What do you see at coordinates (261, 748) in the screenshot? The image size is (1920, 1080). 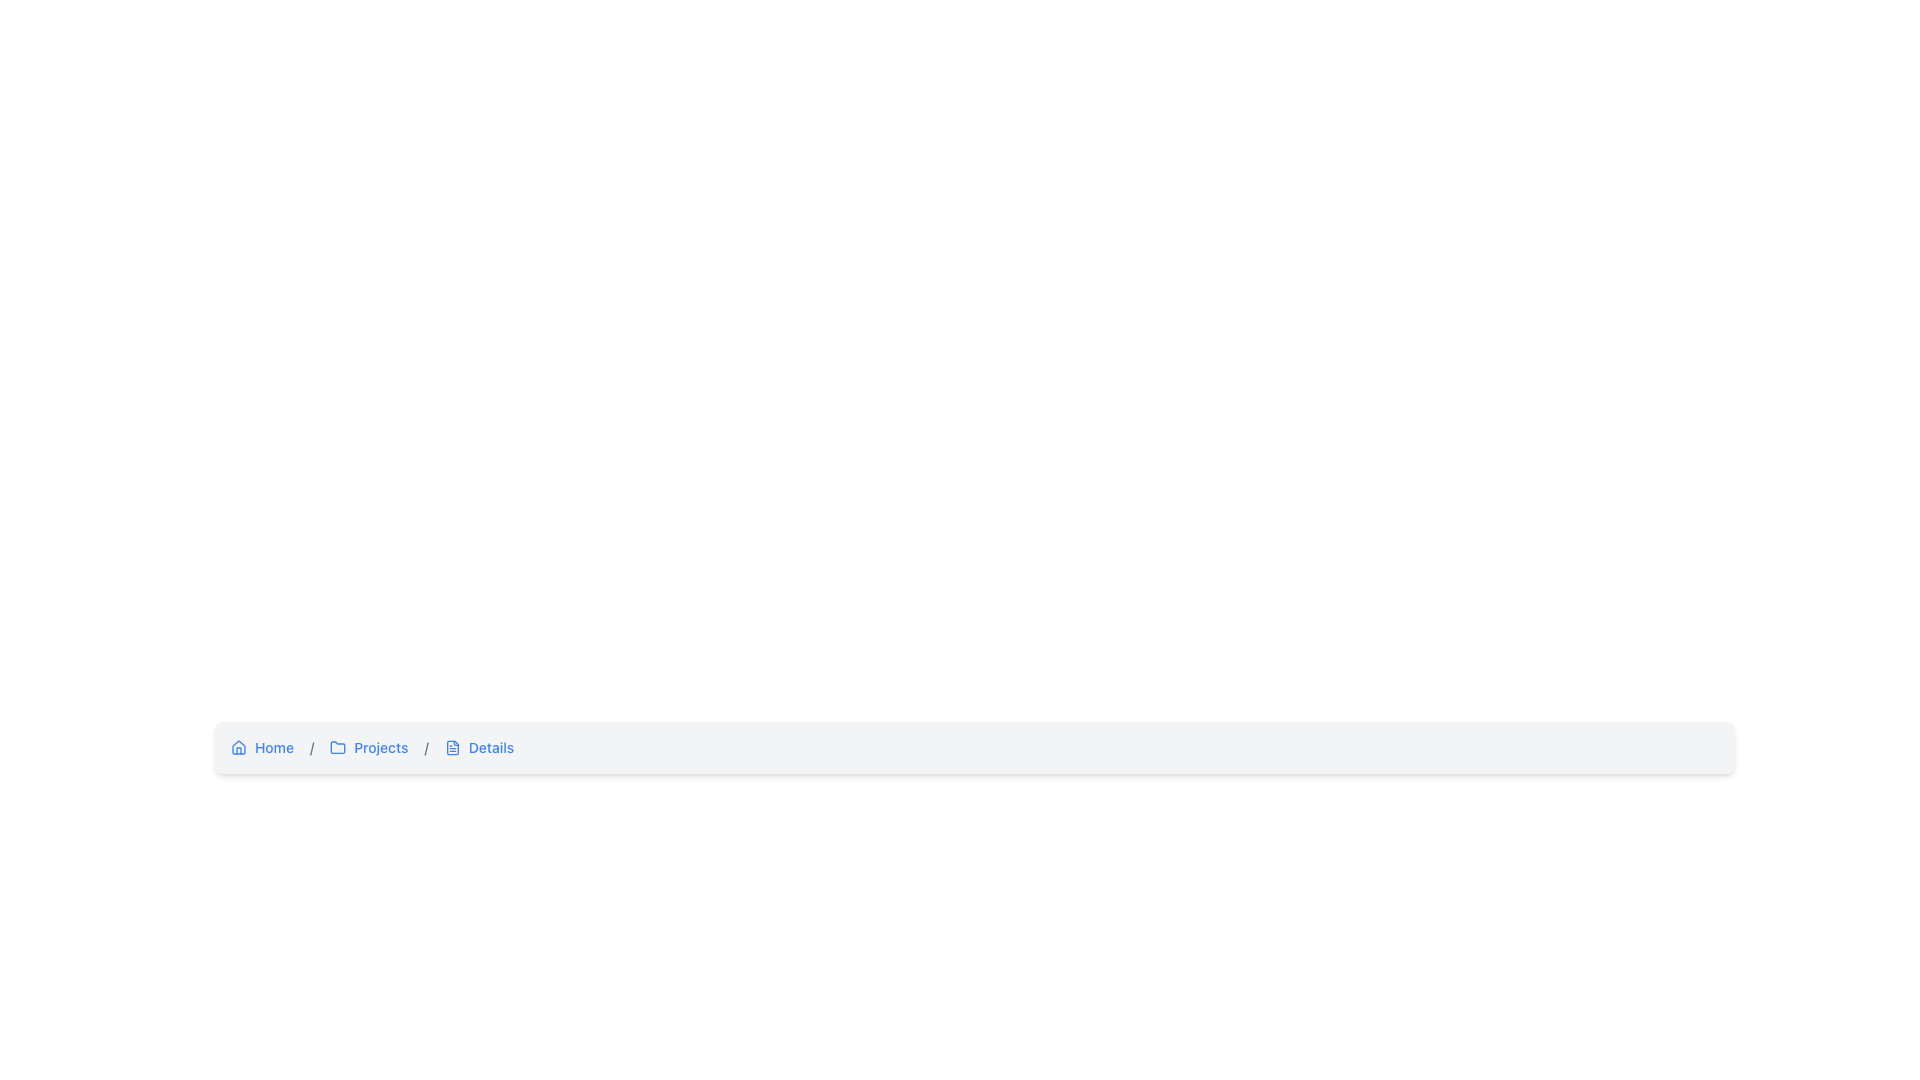 I see `the Breadcrumb Navigational Link, which is the first component in the breadcrumb navigation bar and redirects to the homepage` at bounding box center [261, 748].